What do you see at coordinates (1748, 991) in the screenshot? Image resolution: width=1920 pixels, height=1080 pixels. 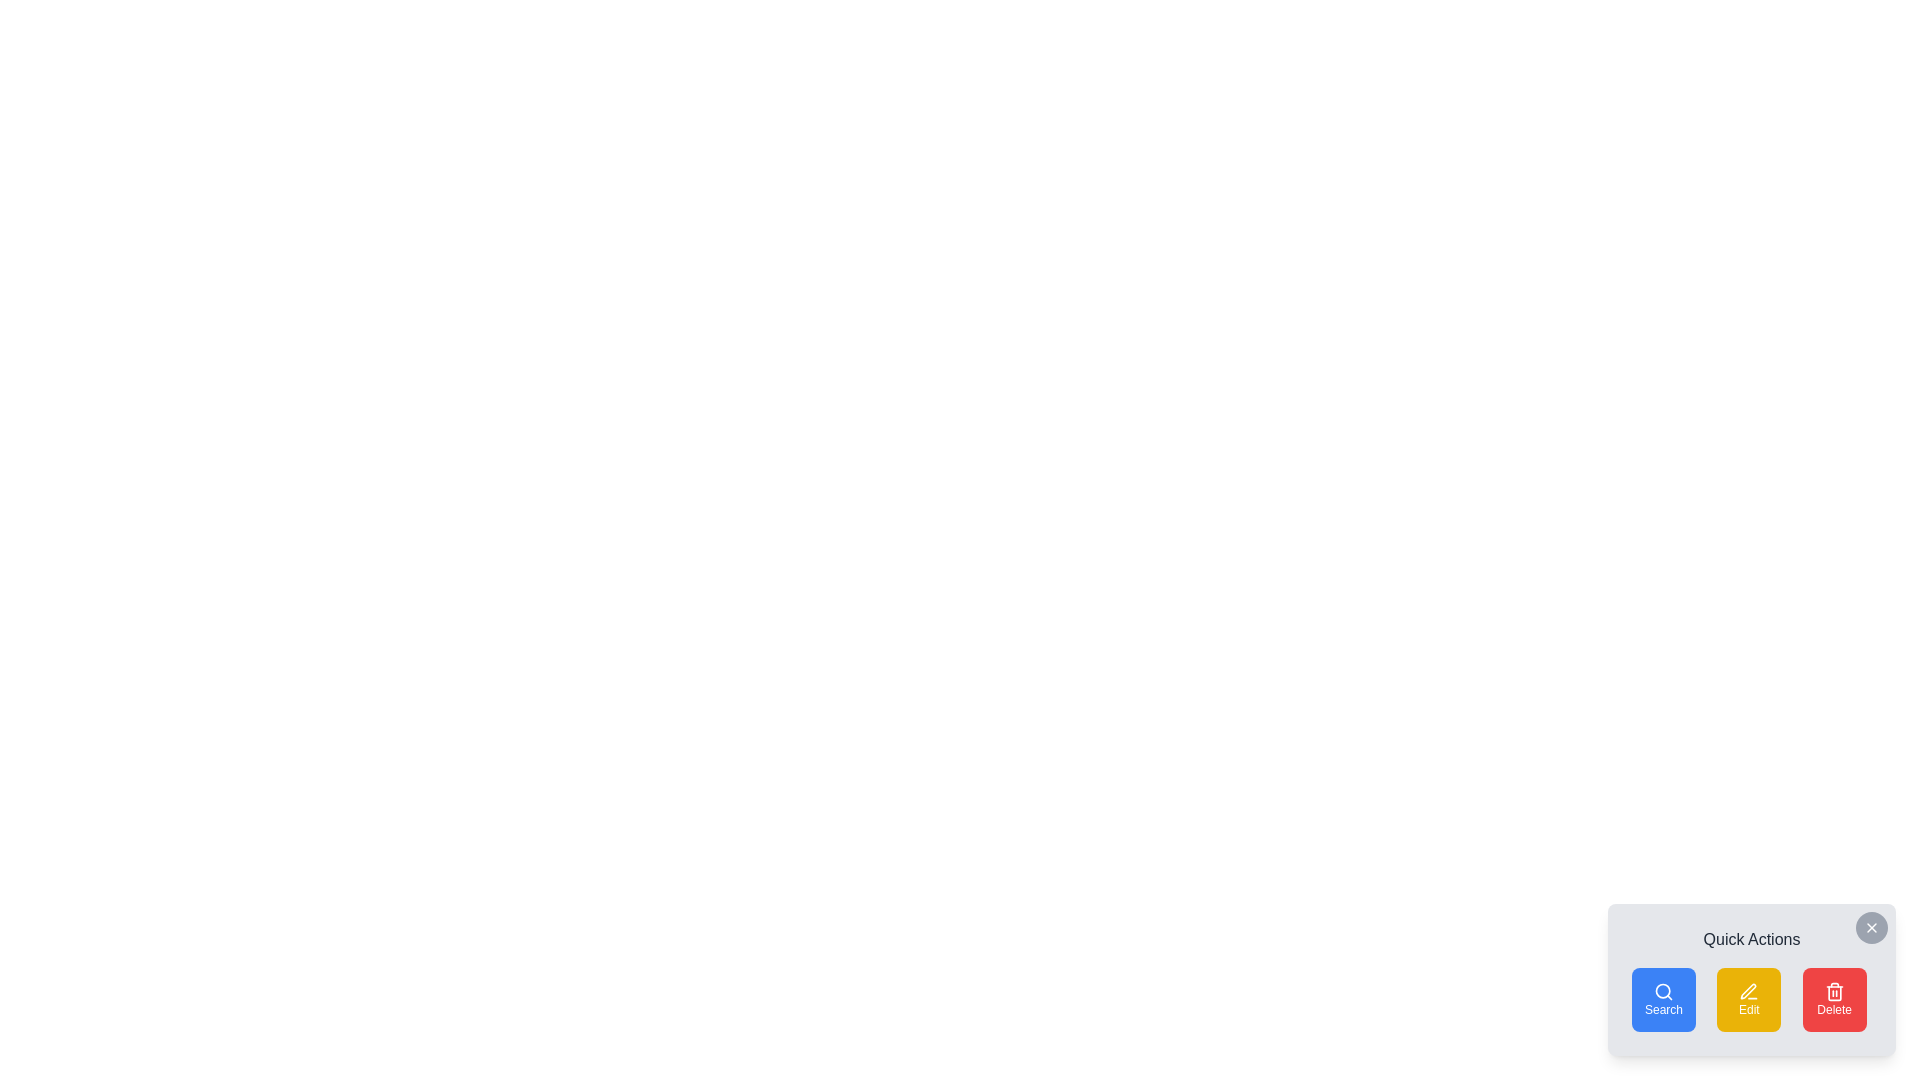 I see `the pen-shaped icon with a white outline and yellow background, located in the center of the yellow 'Edit' button in the 'Quick Actions' section` at bounding box center [1748, 991].